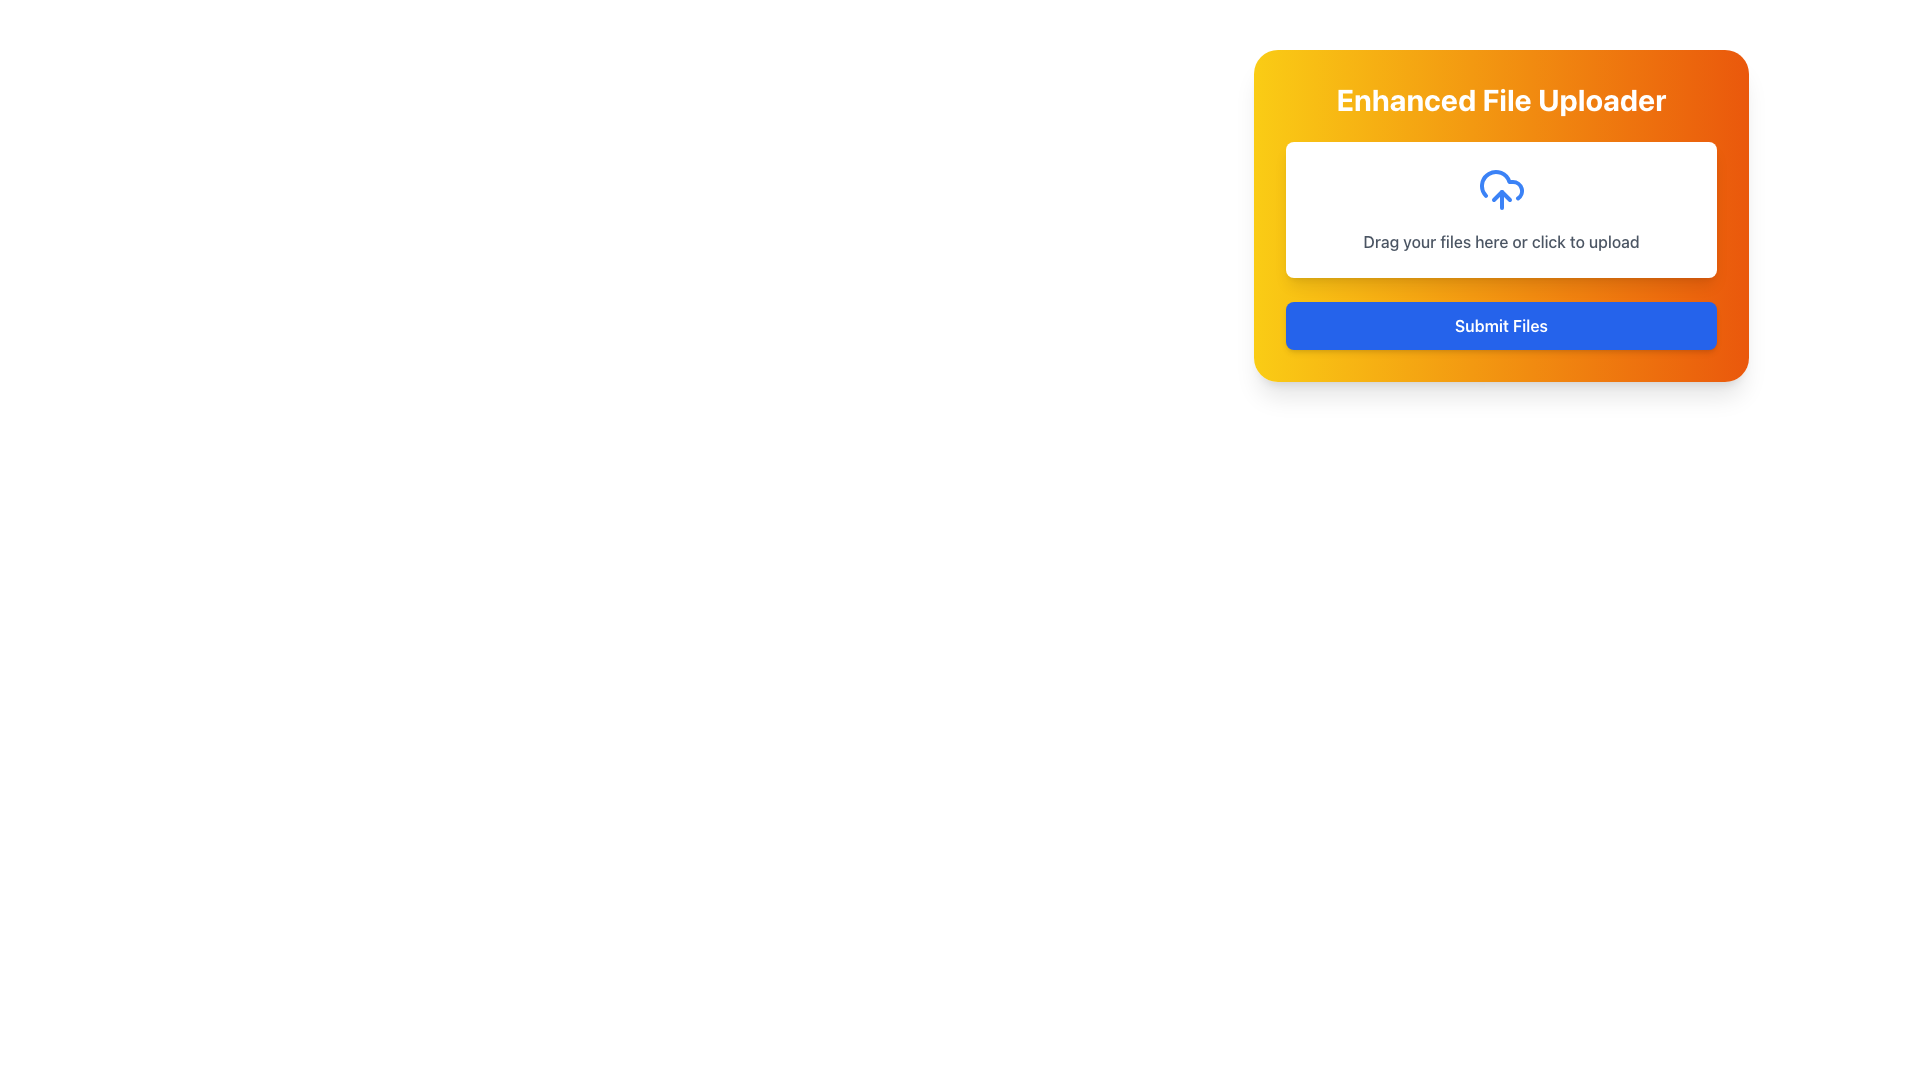 The height and width of the screenshot is (1080, 1920). What do you see at coordinates (1501, 241) in the screenshot?
I see `the text label that reads 'Drag your files here or click to upload', which is styled with medium gray text and positioned below a blue cloud-upload icon in a card-like interface` at bounding box center [1501, 241].